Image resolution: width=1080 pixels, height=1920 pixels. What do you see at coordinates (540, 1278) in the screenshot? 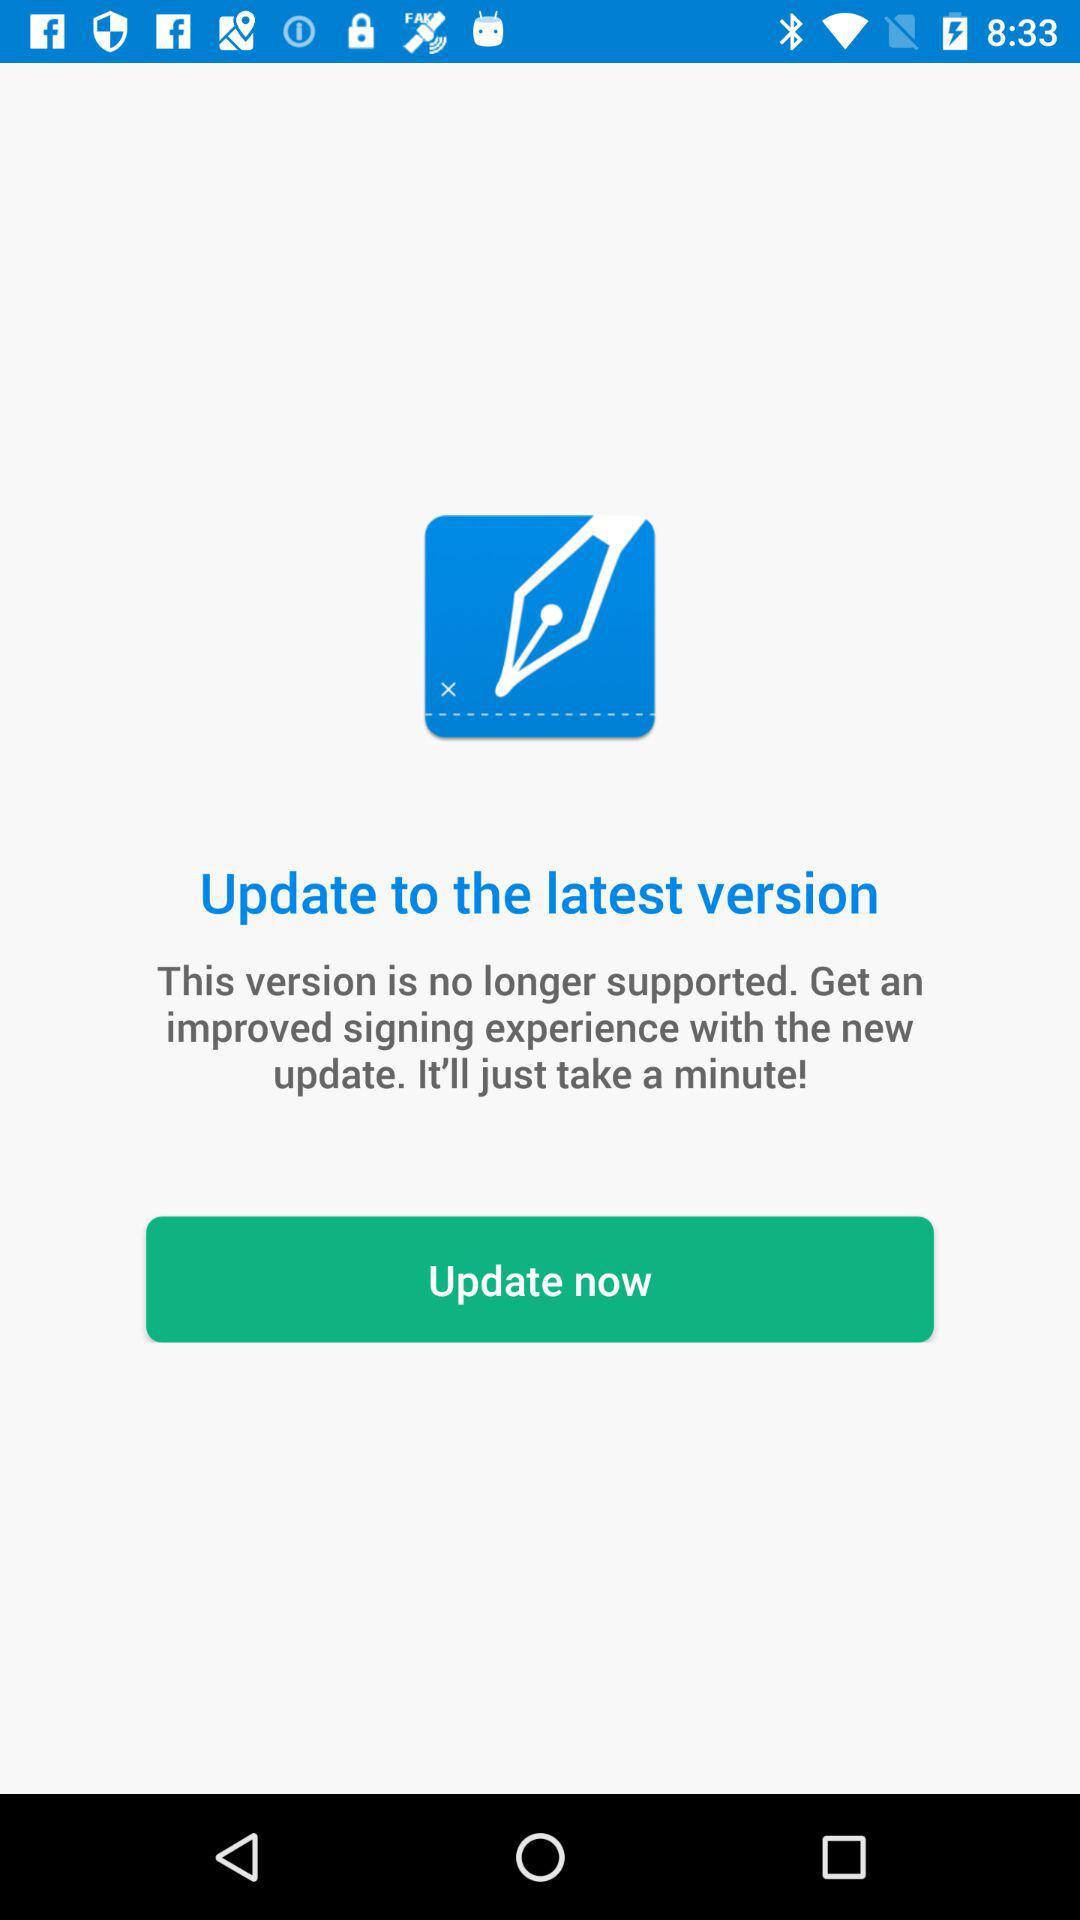
I see `the item below the this version is item` at bounding box center [540, 1278].